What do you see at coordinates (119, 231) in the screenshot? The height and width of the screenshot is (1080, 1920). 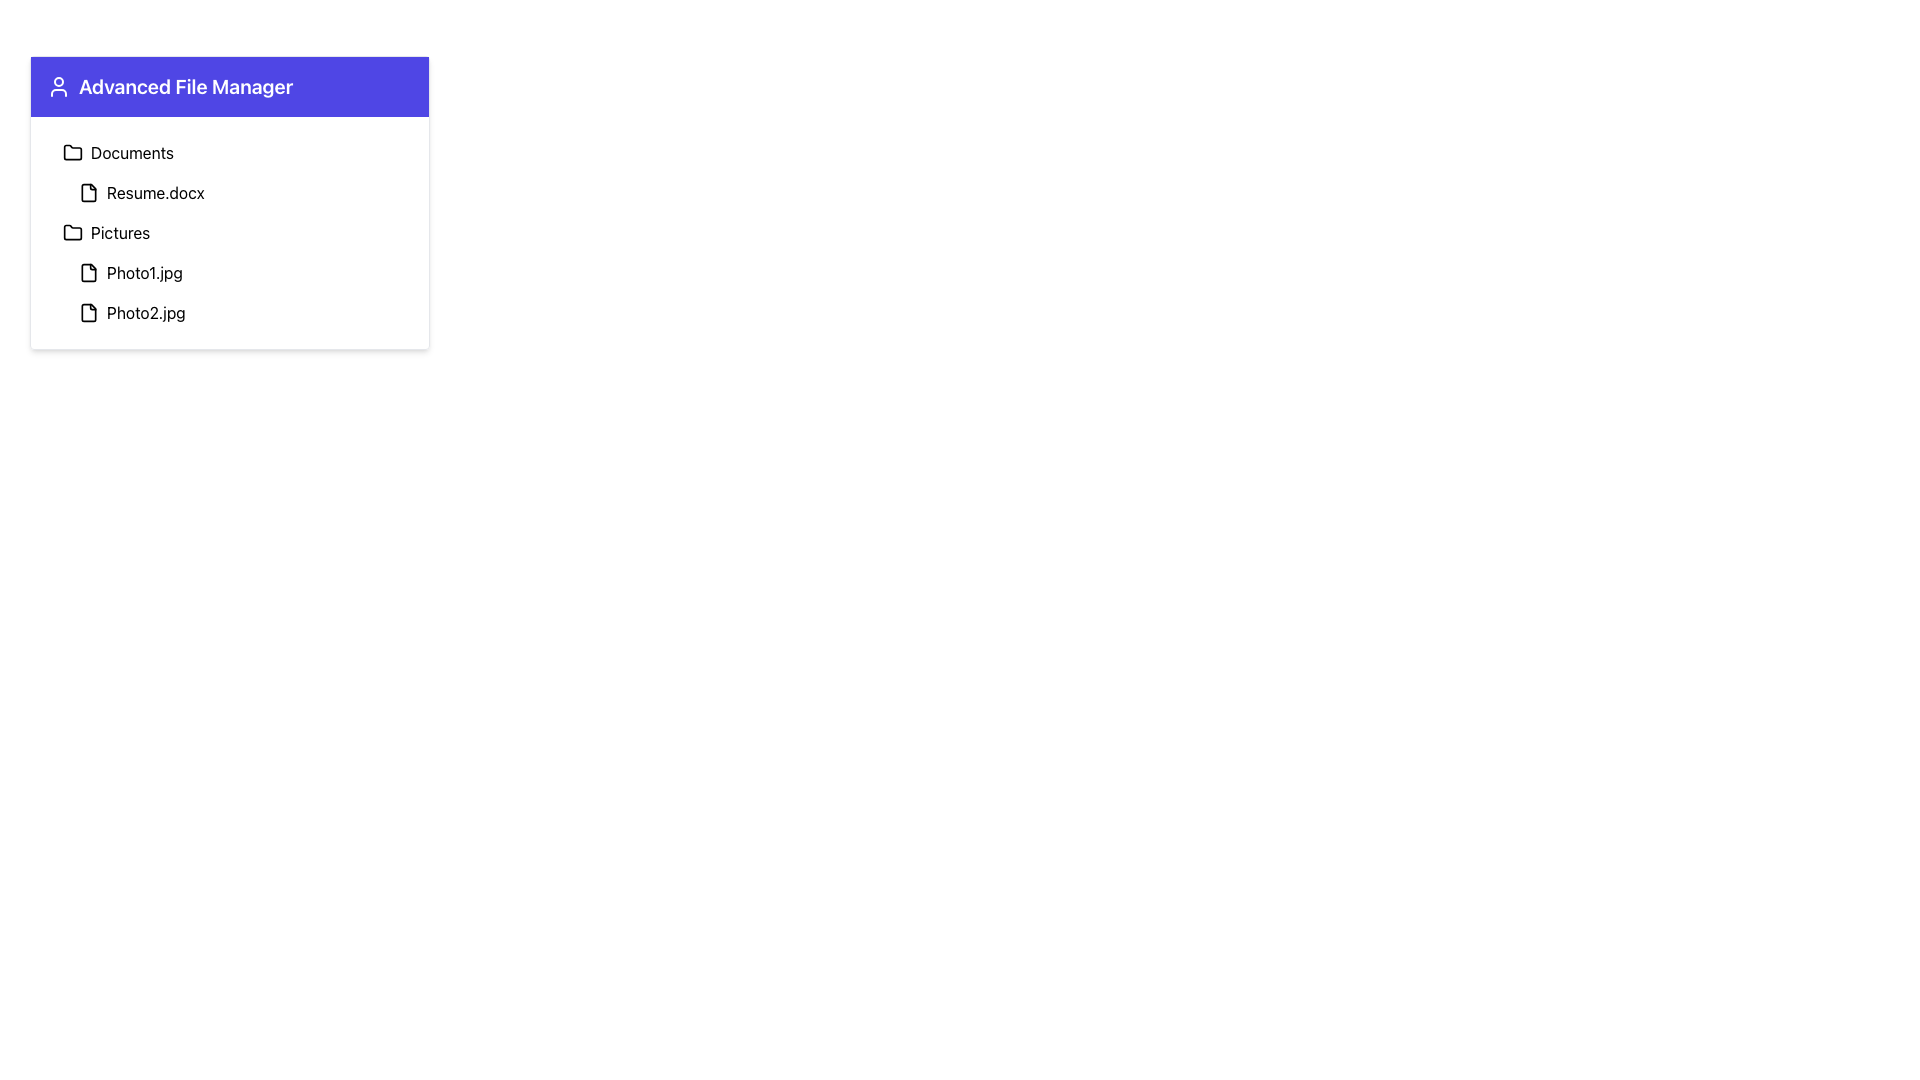 I see `the 'Pictures' text label` at bounding box center [119, 231].